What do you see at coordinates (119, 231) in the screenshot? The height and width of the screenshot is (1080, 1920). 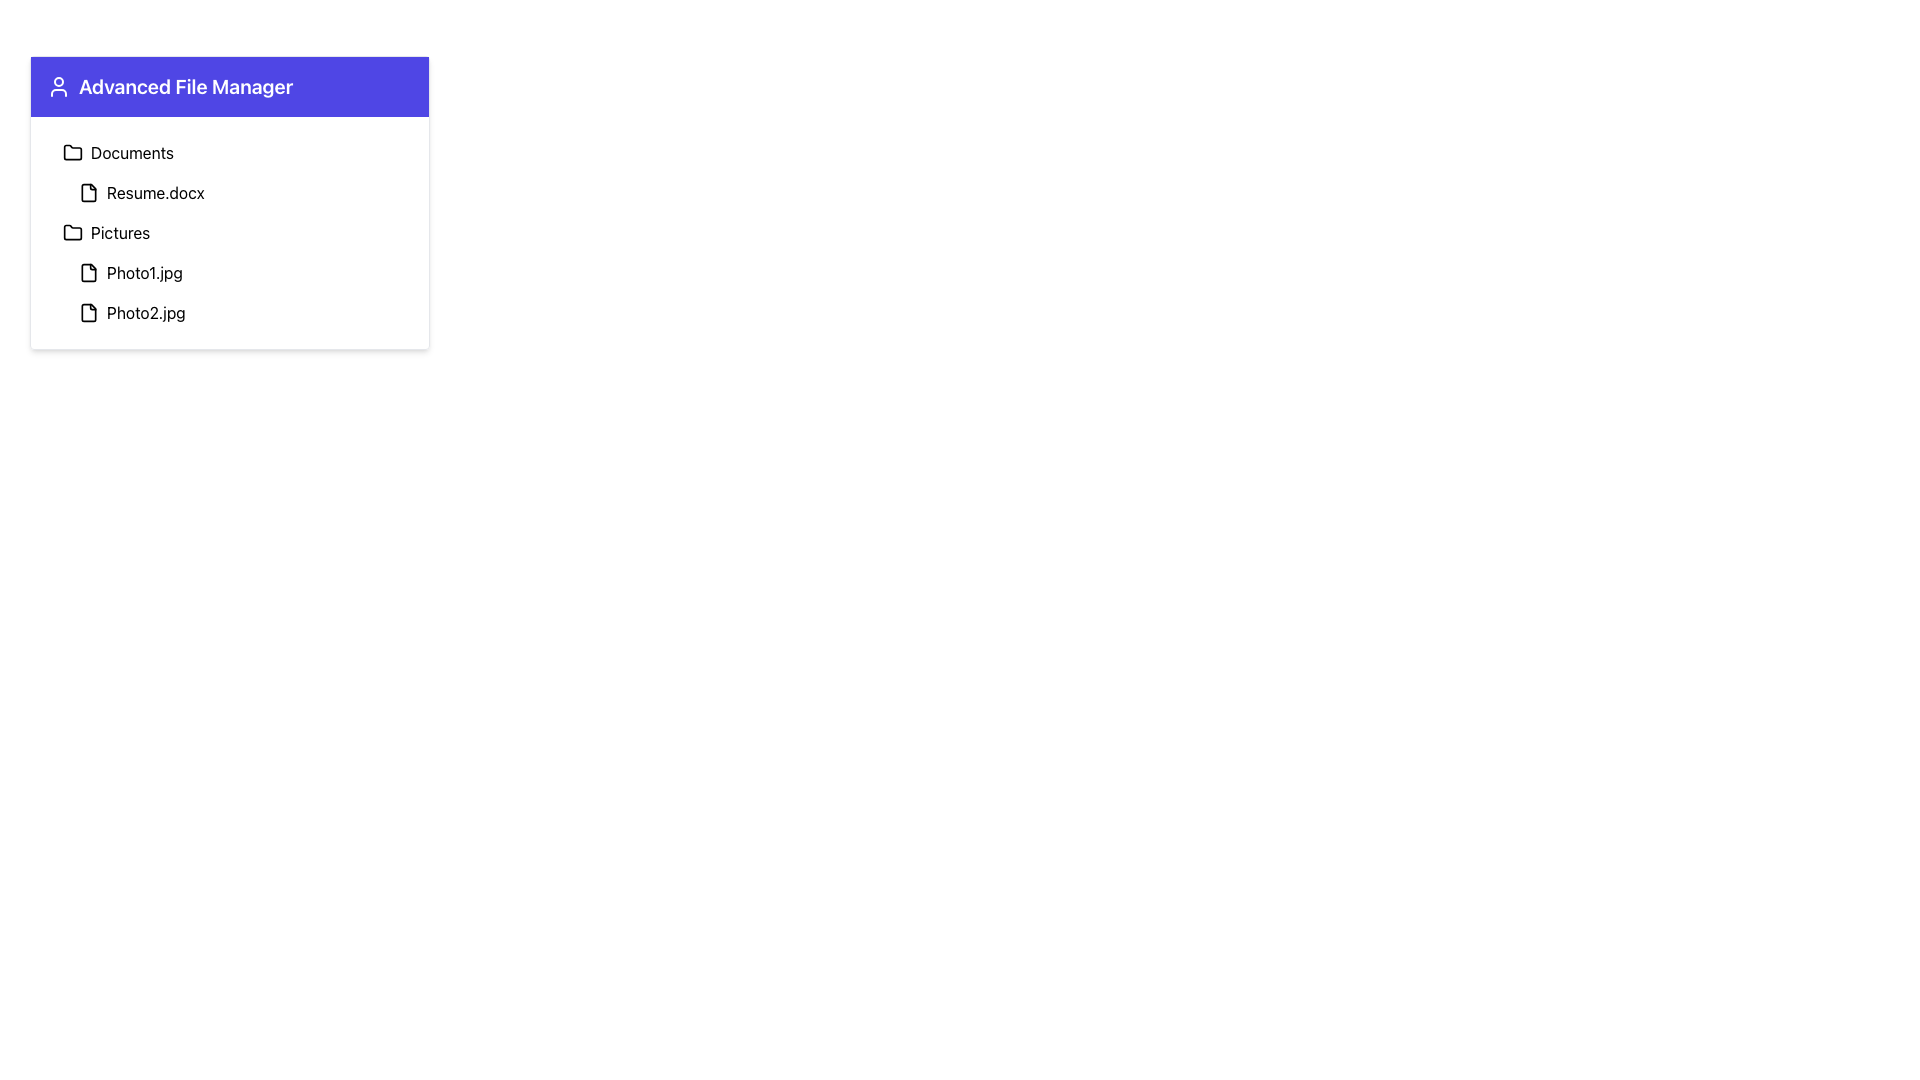 I see `the 'Pictures' text label` at bounding box center [119, 231].